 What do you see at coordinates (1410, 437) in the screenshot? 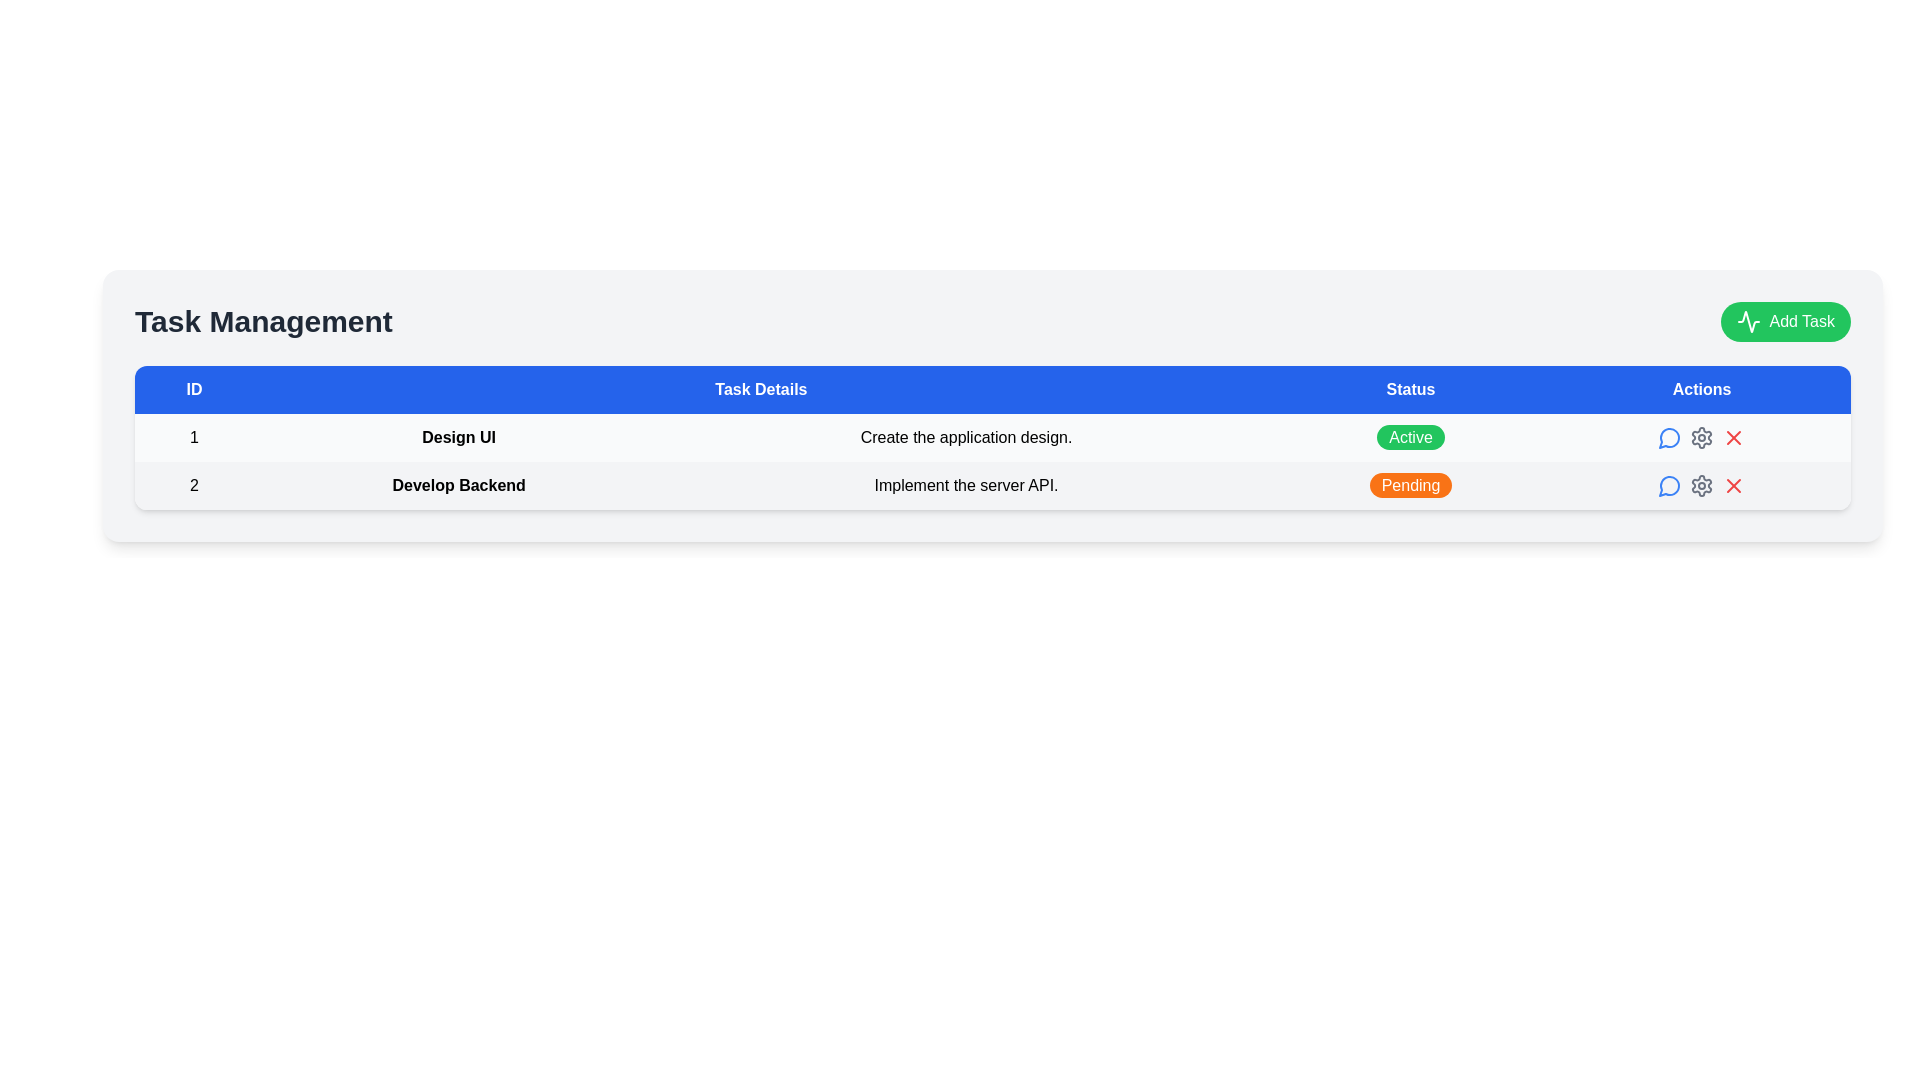
I see `text of the Status label that indicates the current status of the task 'Create the application design.' located in the 'Status' column of the first row under the 'Task Management' section` at bounding box center [1410, 437].